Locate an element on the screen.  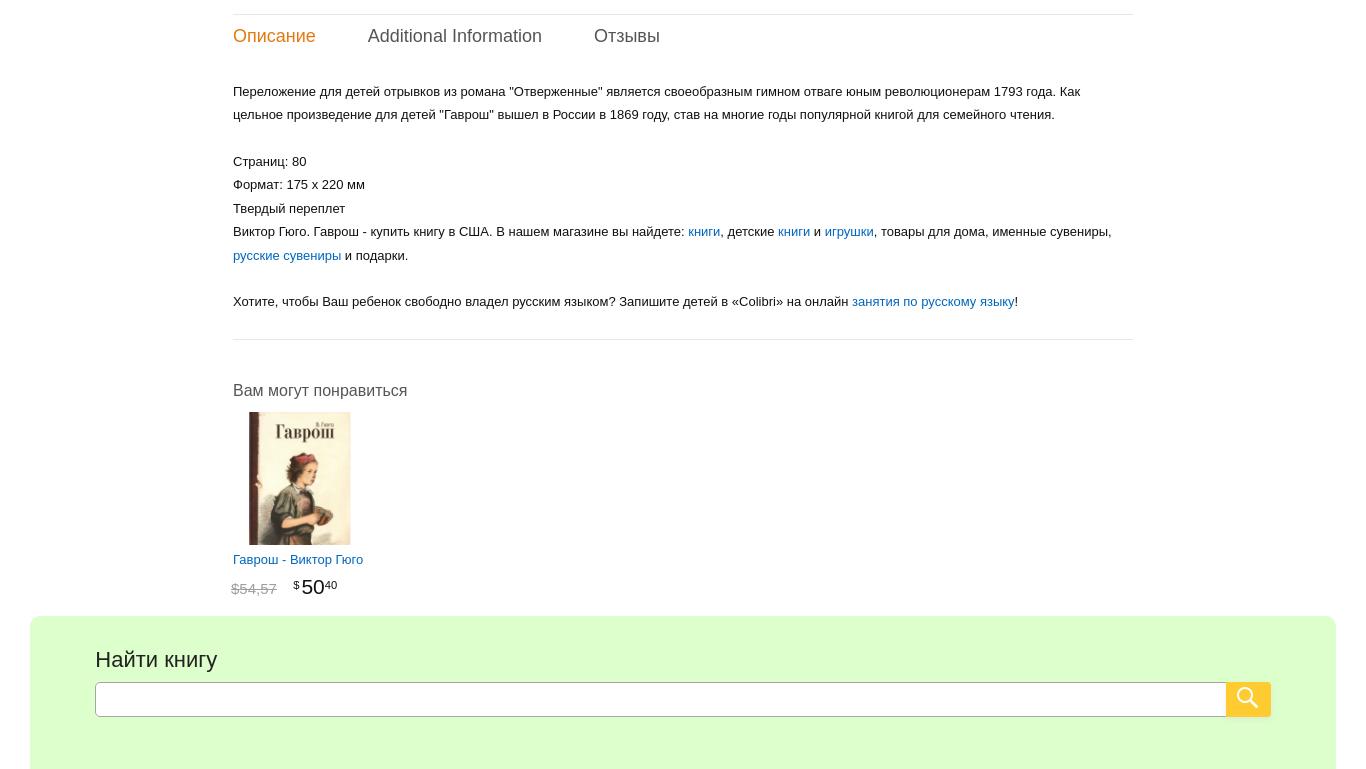
'40' is located at coordinates (330, 583).